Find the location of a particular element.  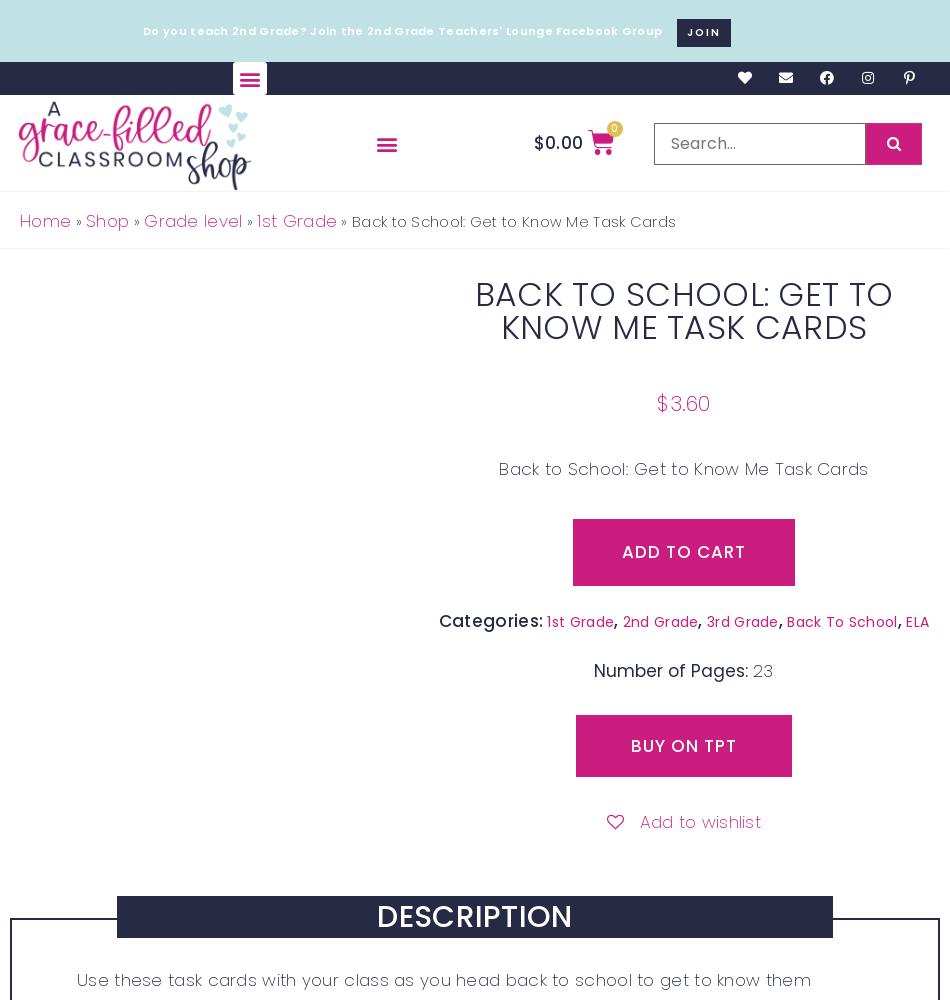

'23' is located at coordinates (762, 671).